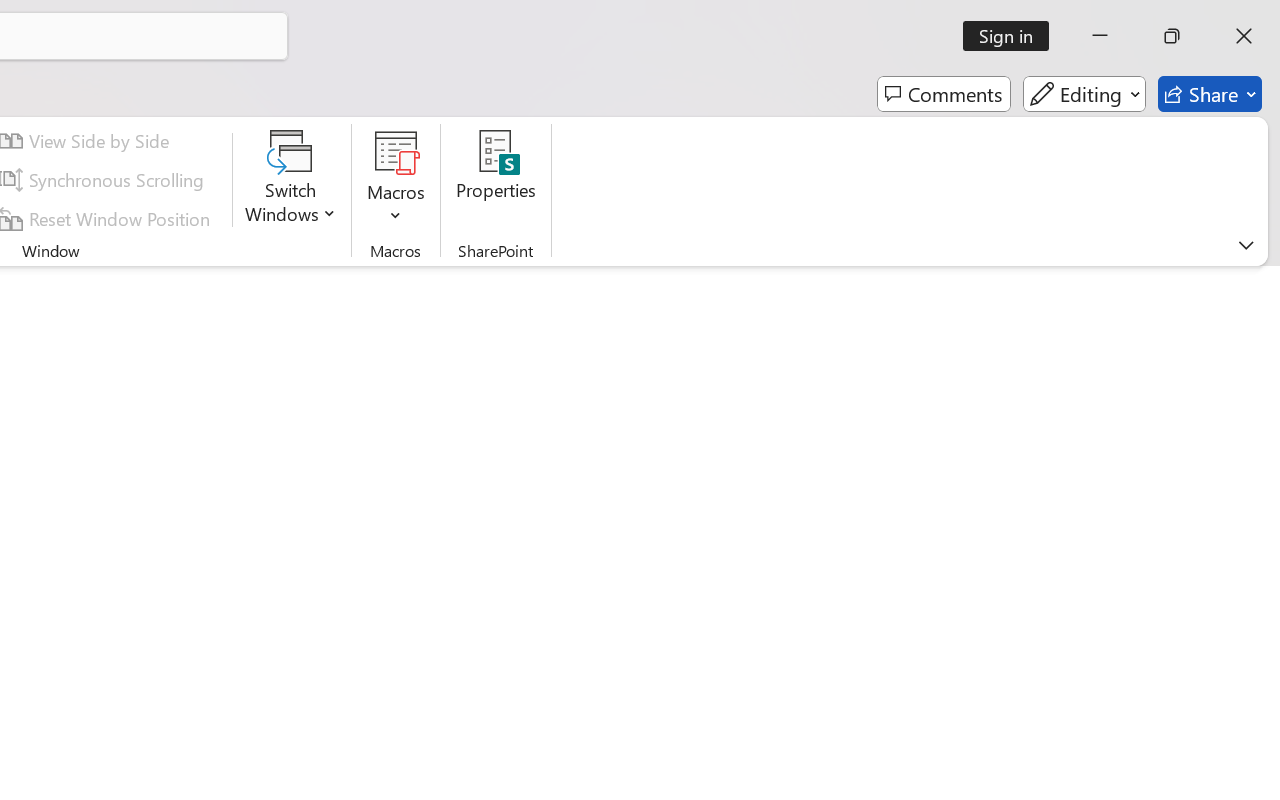 The image size is (1280, 800). Describe the element at coordinates (1013, 35) in the screenshot. I see `'Sign in'` at that location.